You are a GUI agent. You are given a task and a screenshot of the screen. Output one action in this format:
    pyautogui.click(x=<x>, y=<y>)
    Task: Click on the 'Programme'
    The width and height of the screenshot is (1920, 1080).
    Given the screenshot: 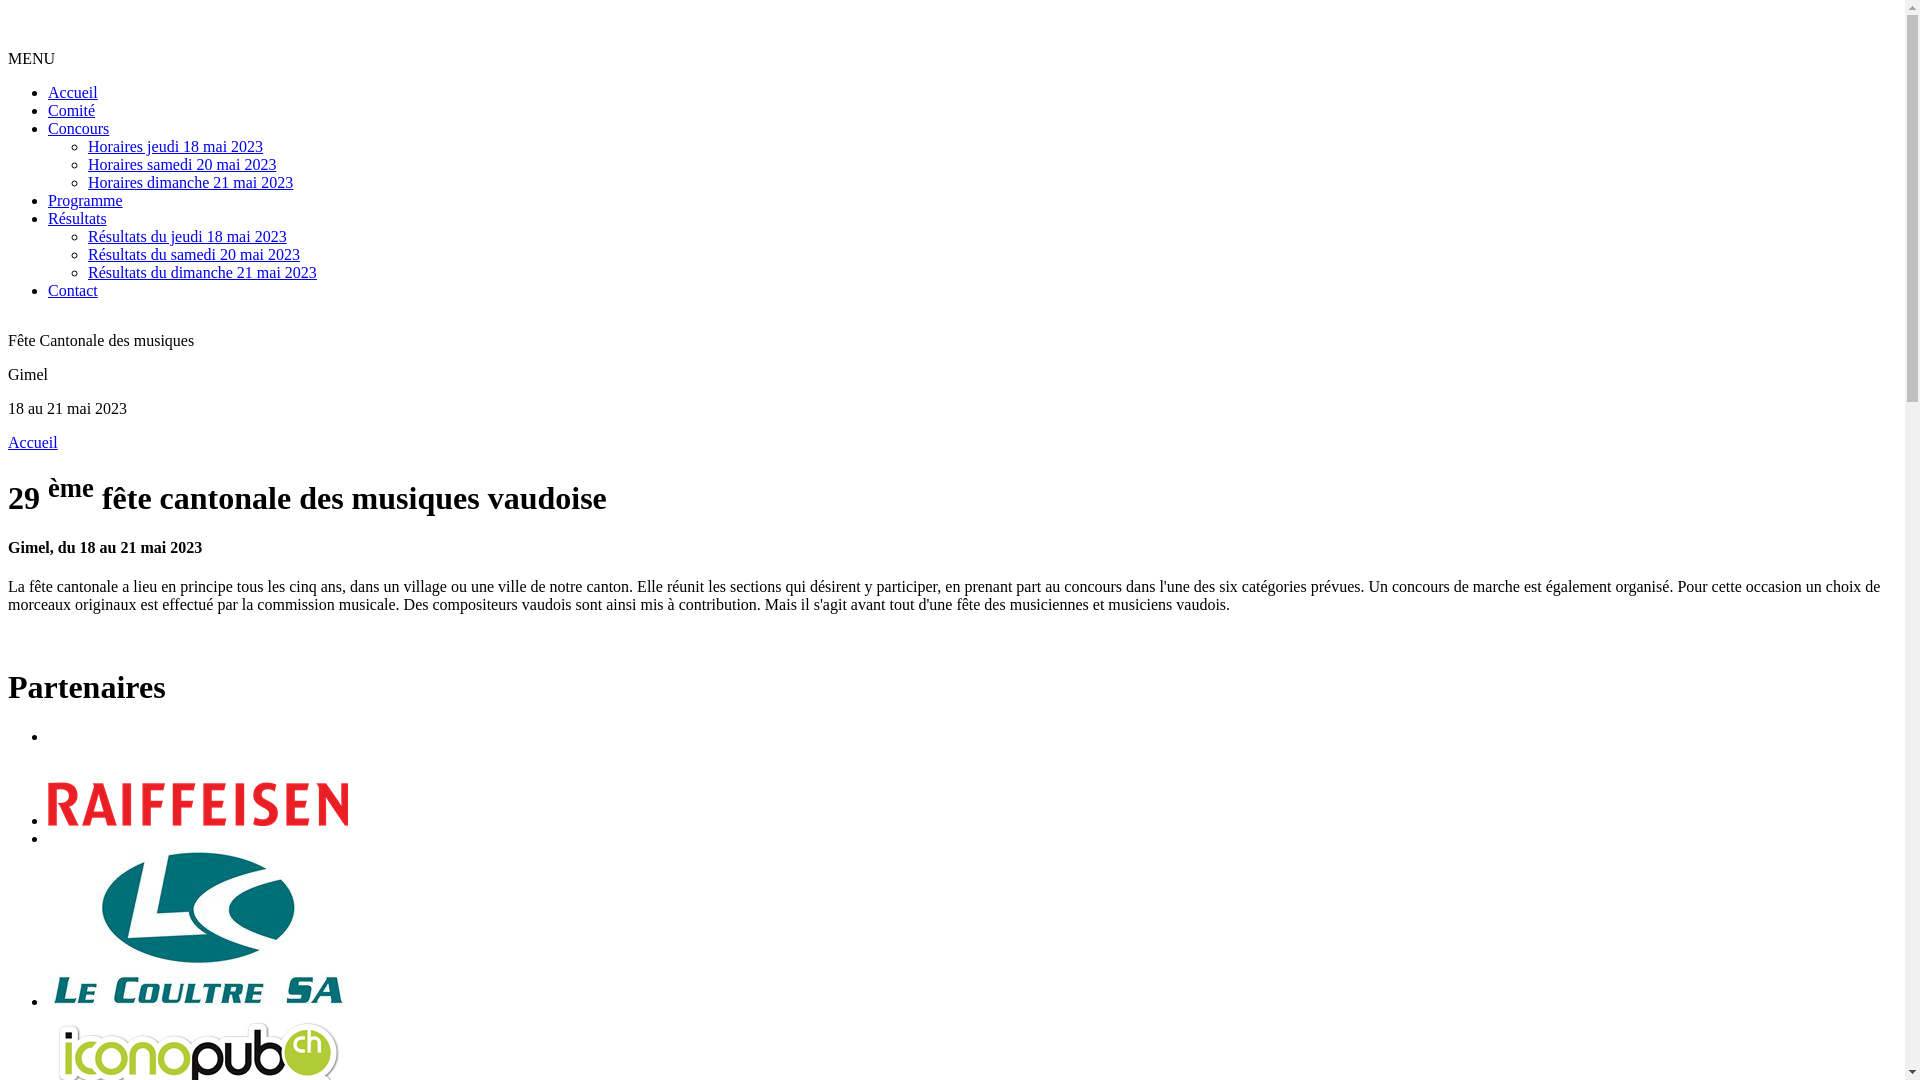 What is the action you would take?
    pyautogui.click(x=48, y=200)
    